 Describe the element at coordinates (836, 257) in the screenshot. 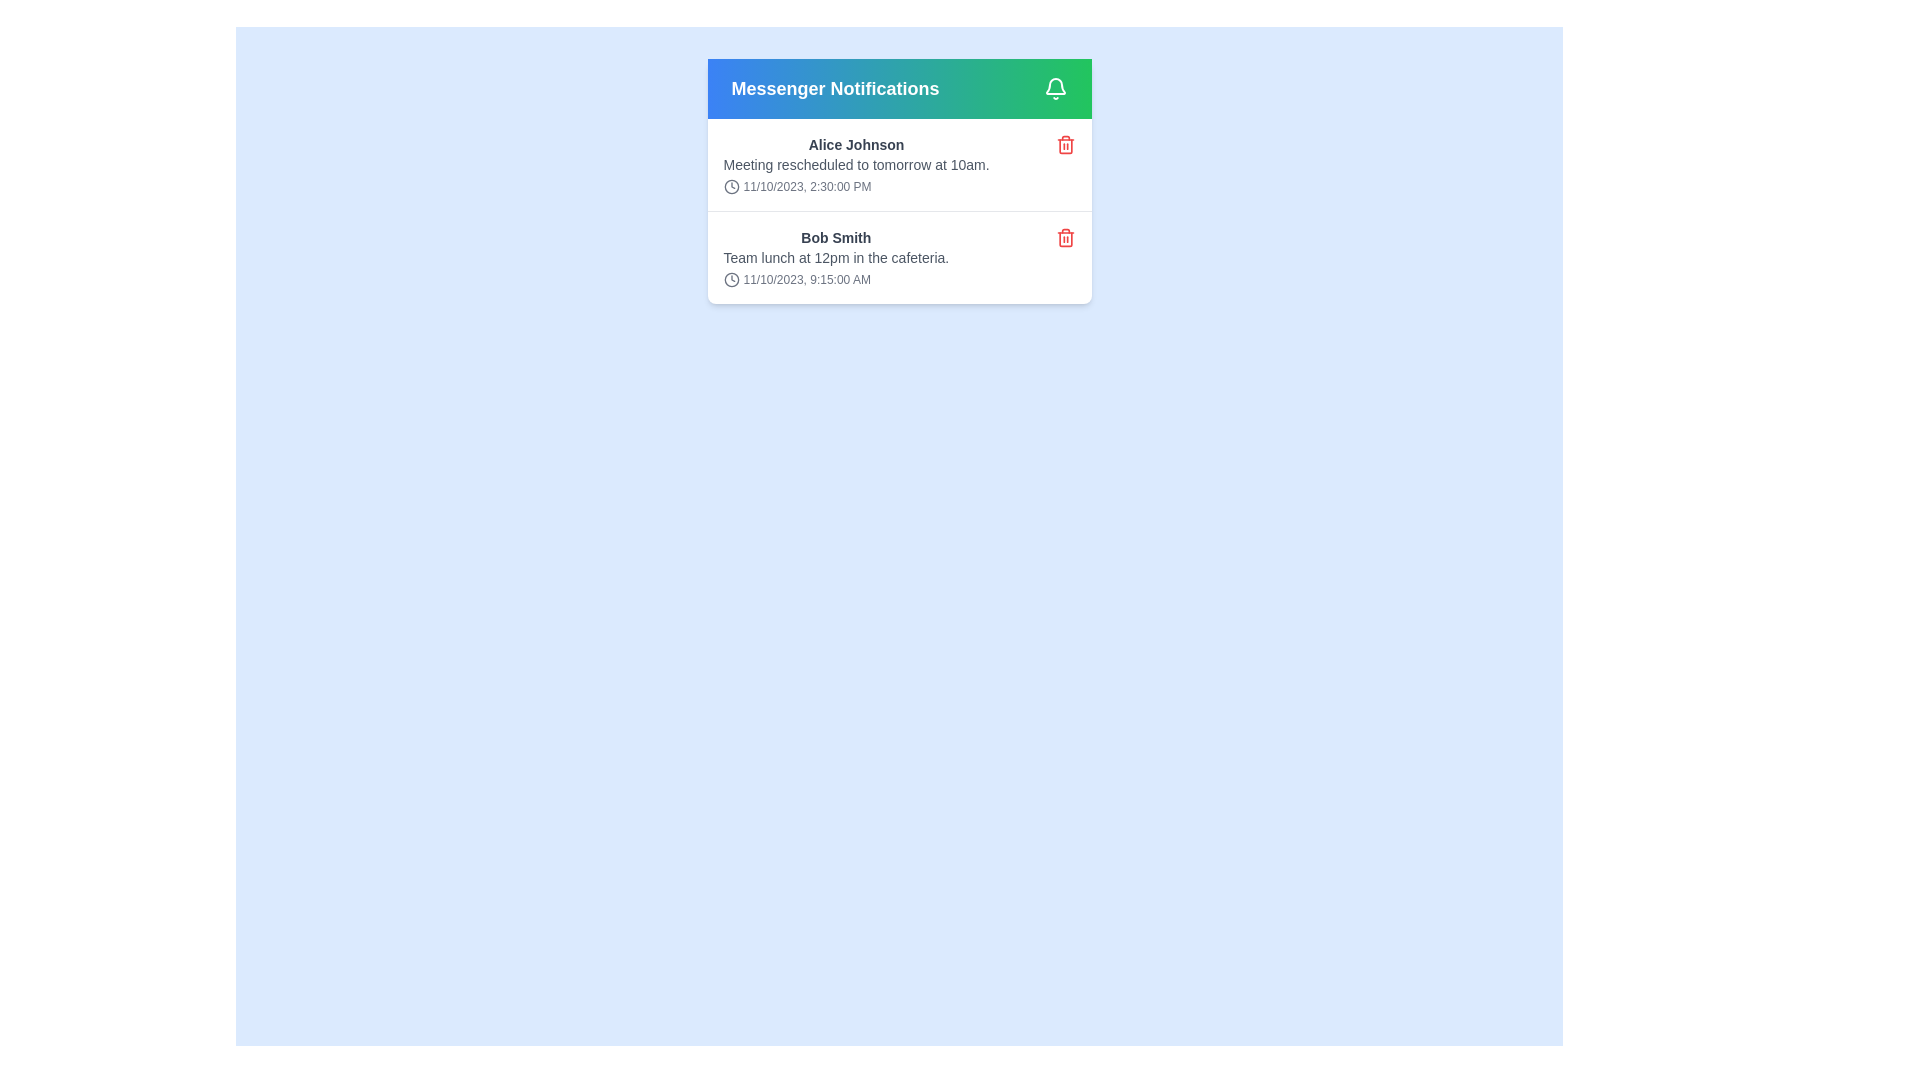

I see `the second notification card in the 'Messenger Notifications' list, which provides details about an event or activity along with the responsible person, description, and timestamp` at that location.